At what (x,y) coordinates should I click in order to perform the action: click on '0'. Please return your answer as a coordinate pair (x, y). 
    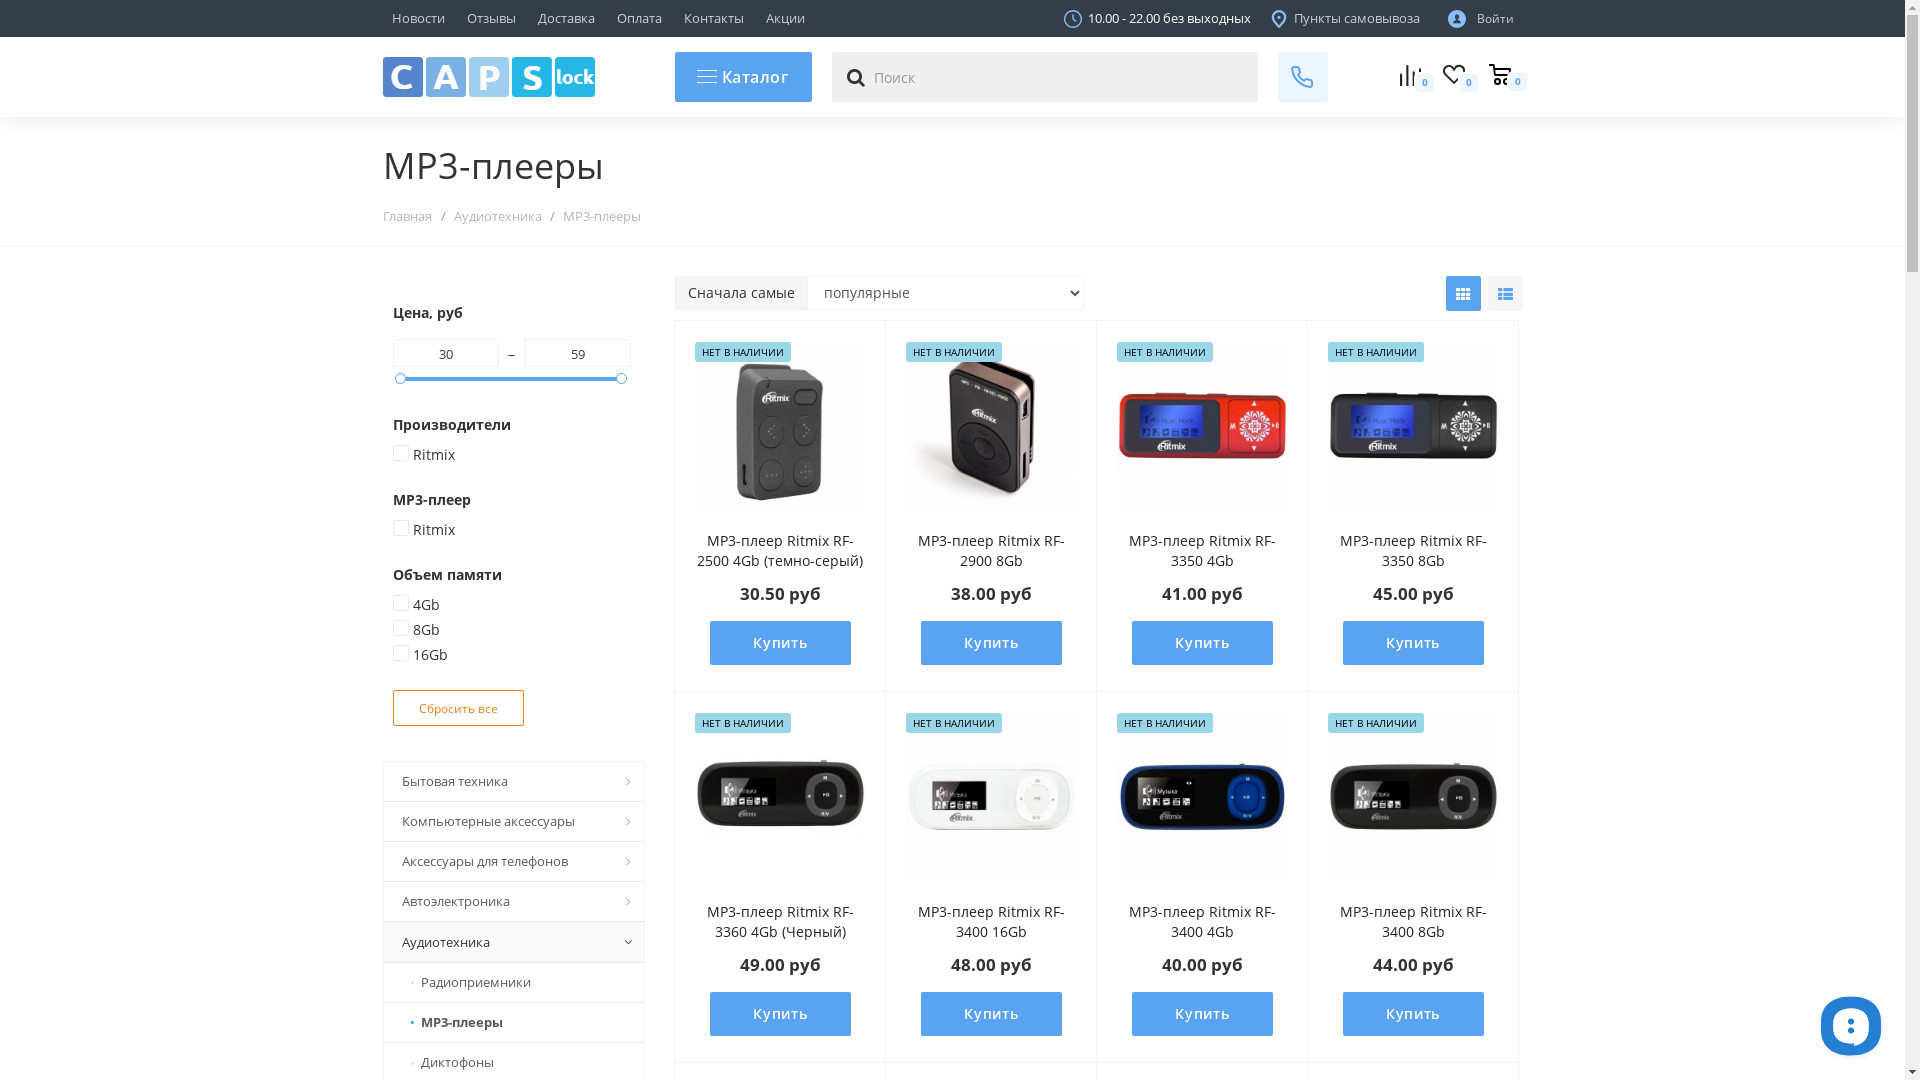
    Looking at the image, I should click on (1462, 76).